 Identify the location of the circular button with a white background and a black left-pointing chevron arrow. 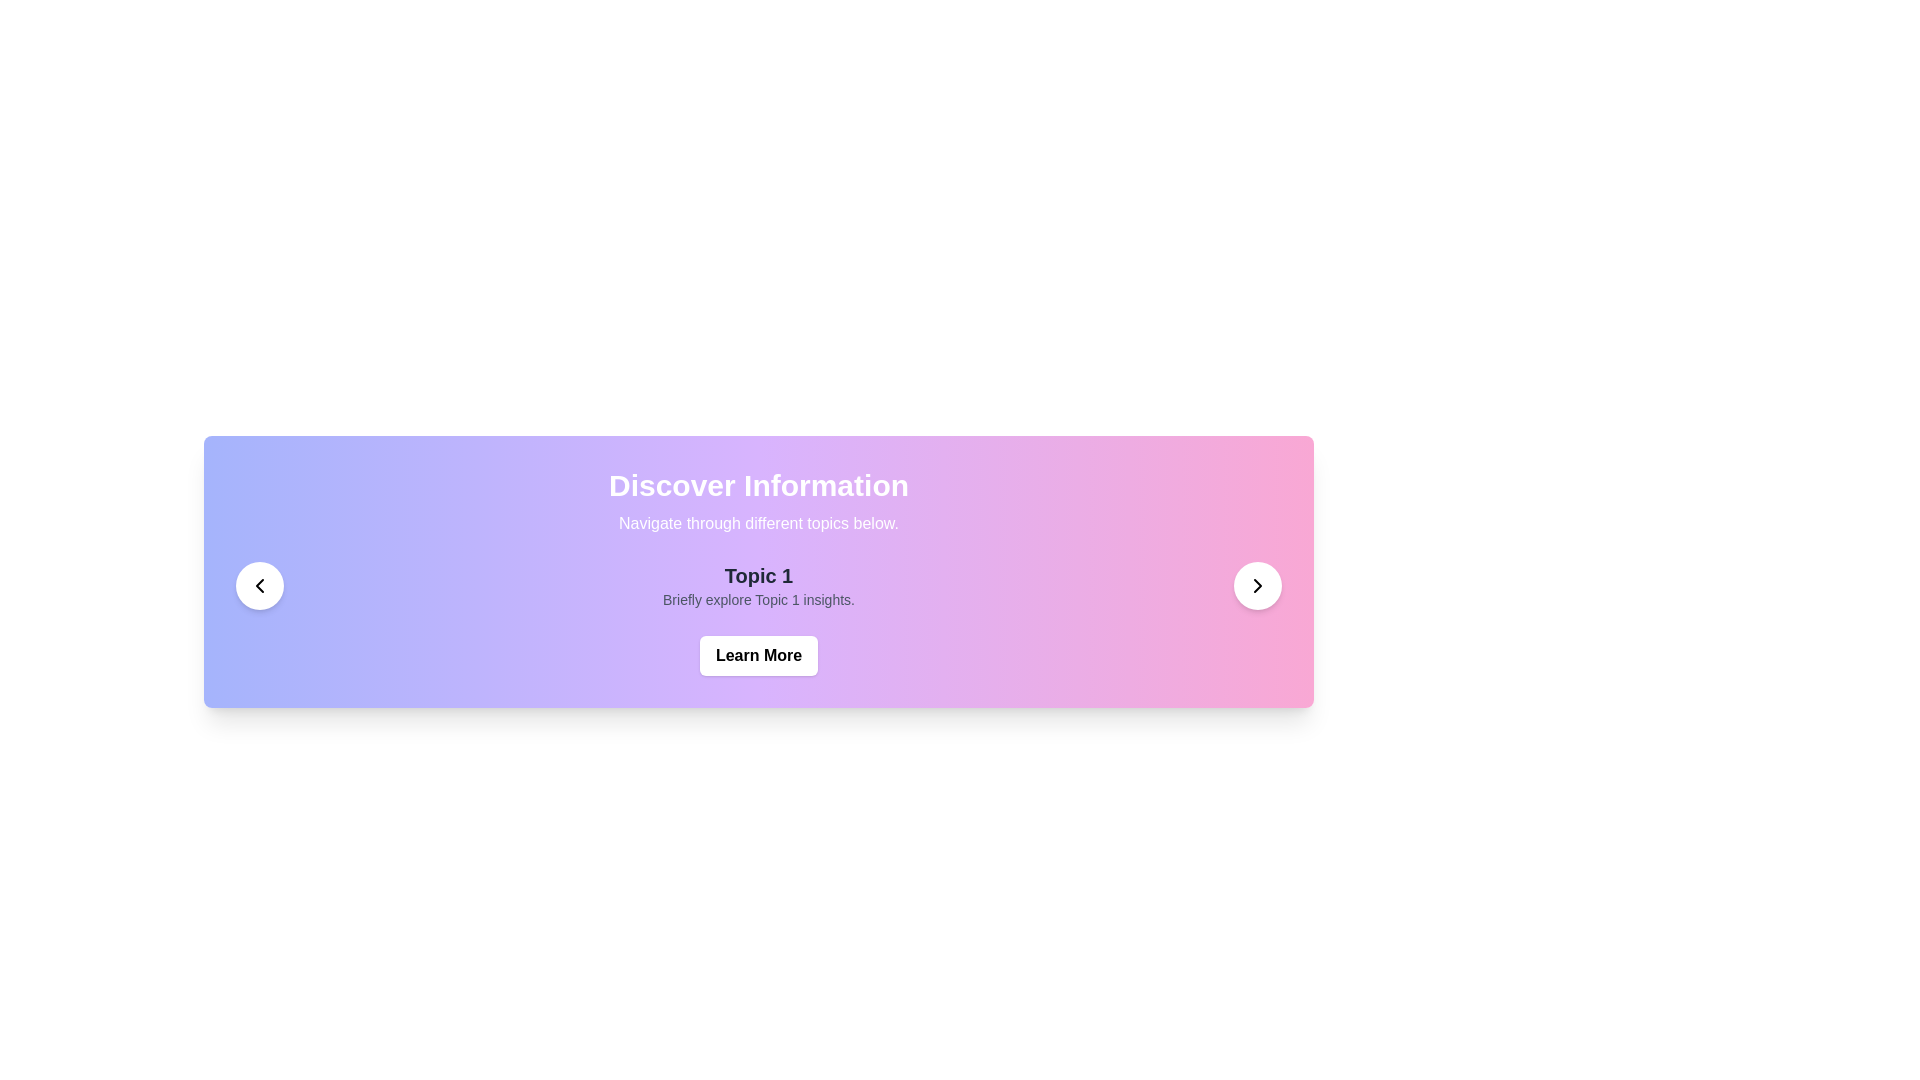
(258, 585).